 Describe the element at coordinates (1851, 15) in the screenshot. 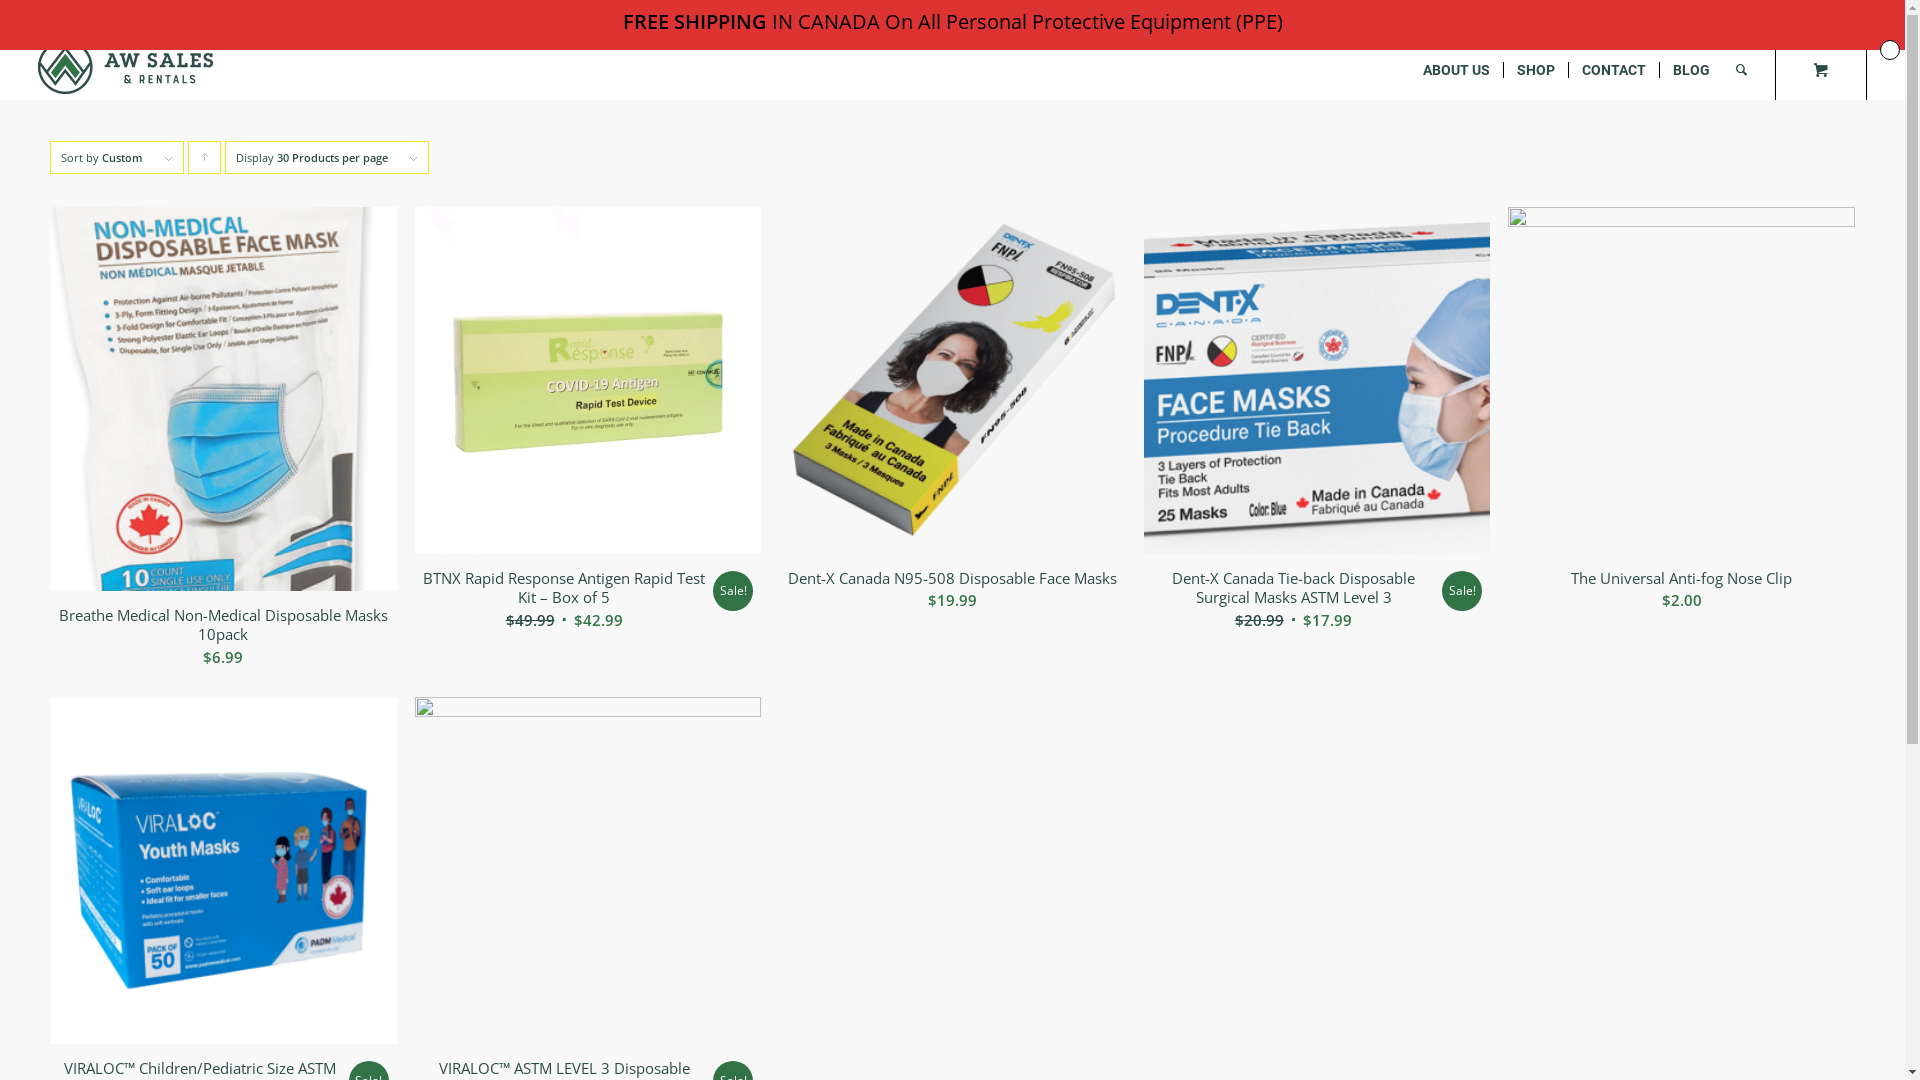

I see `'Instagram'` at that location.